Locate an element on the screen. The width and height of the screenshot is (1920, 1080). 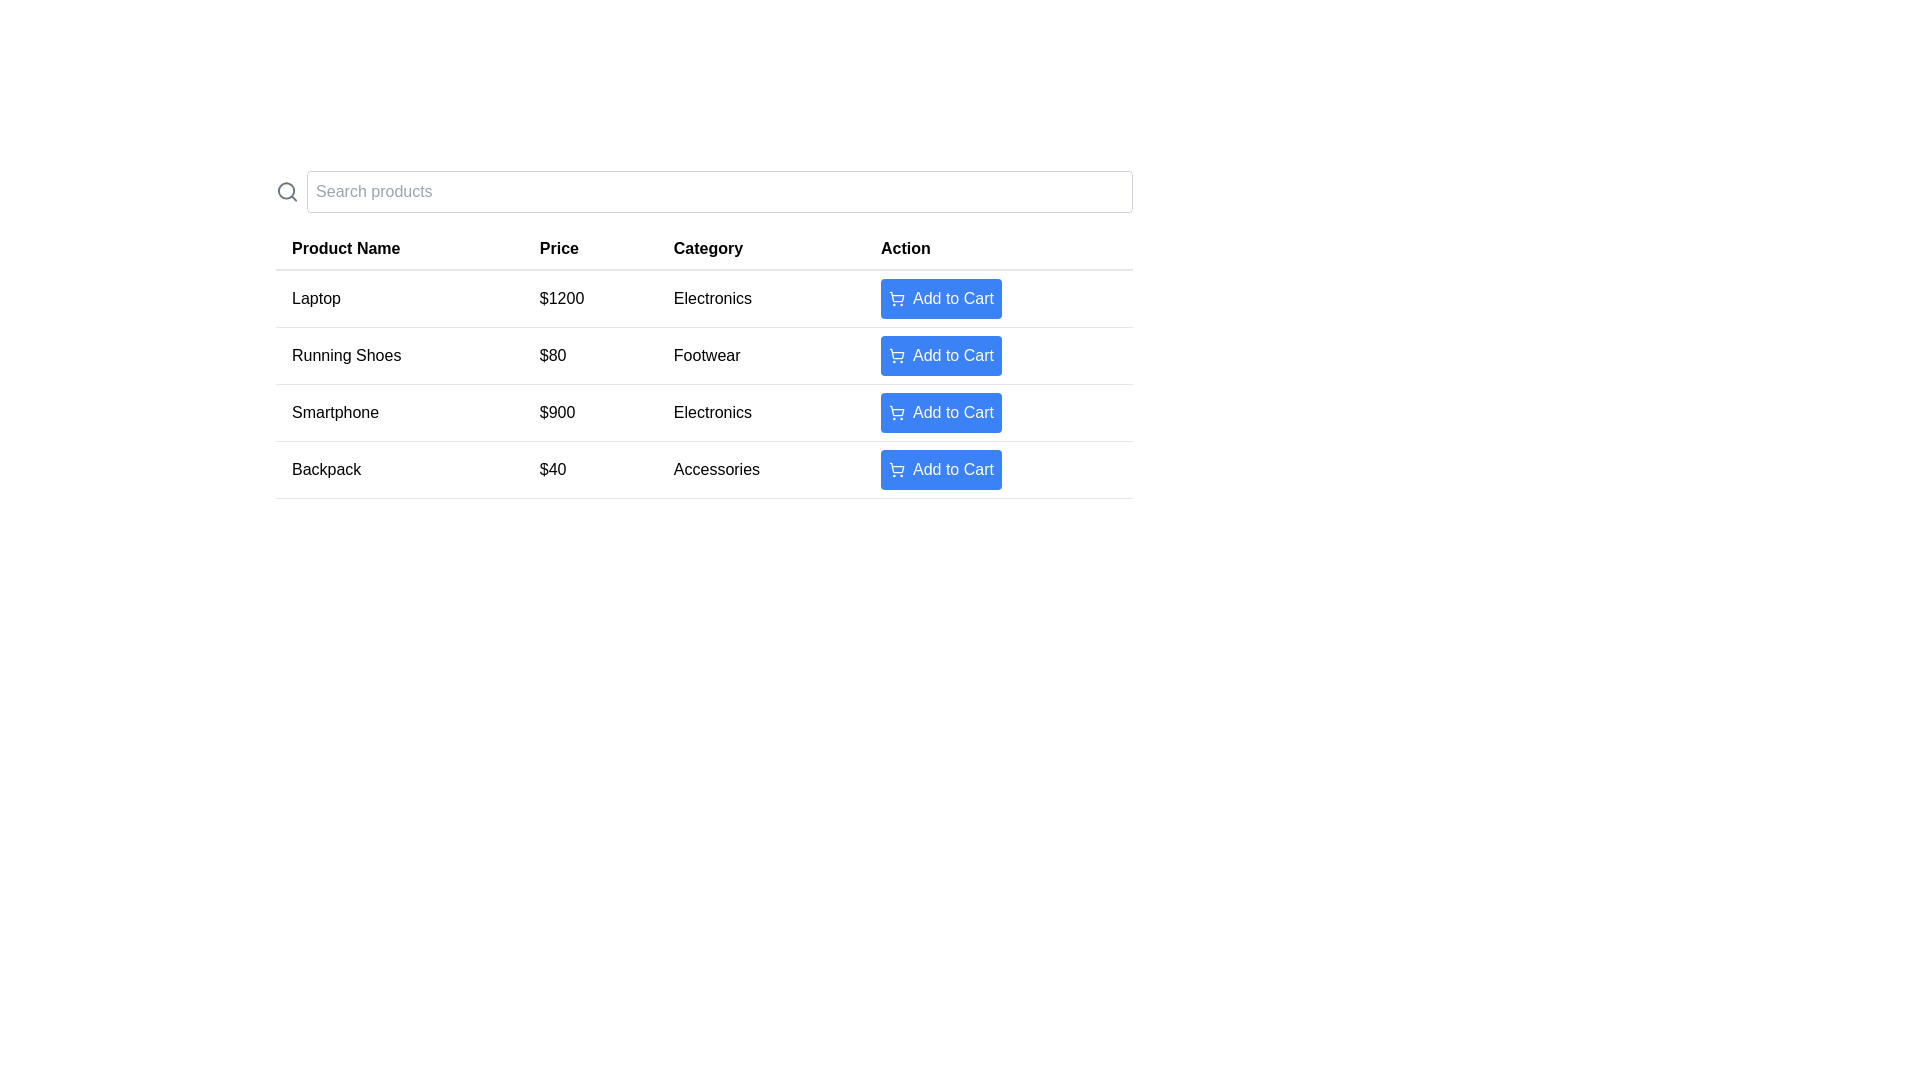
the second row of the product summary table is located at coordinates (704, 384).